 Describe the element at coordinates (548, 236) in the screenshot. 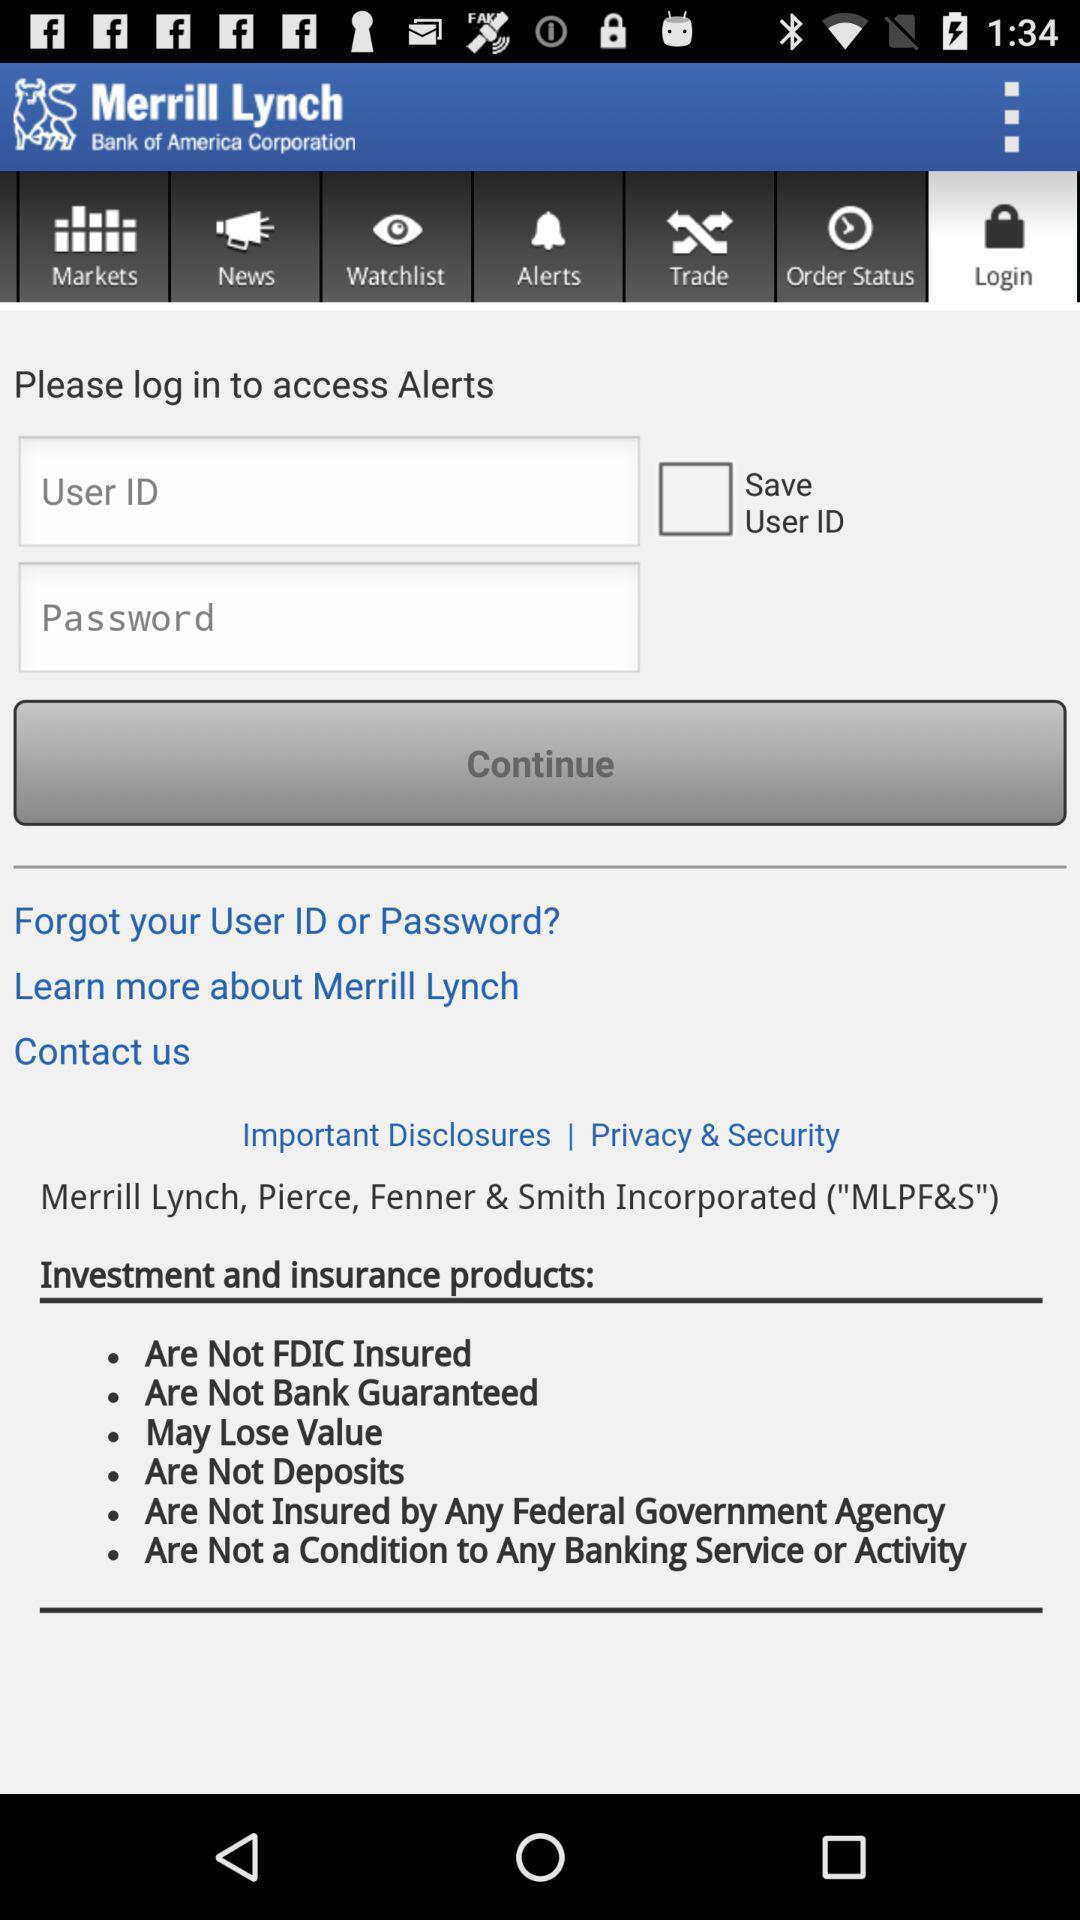

I see `alerts` at that location.